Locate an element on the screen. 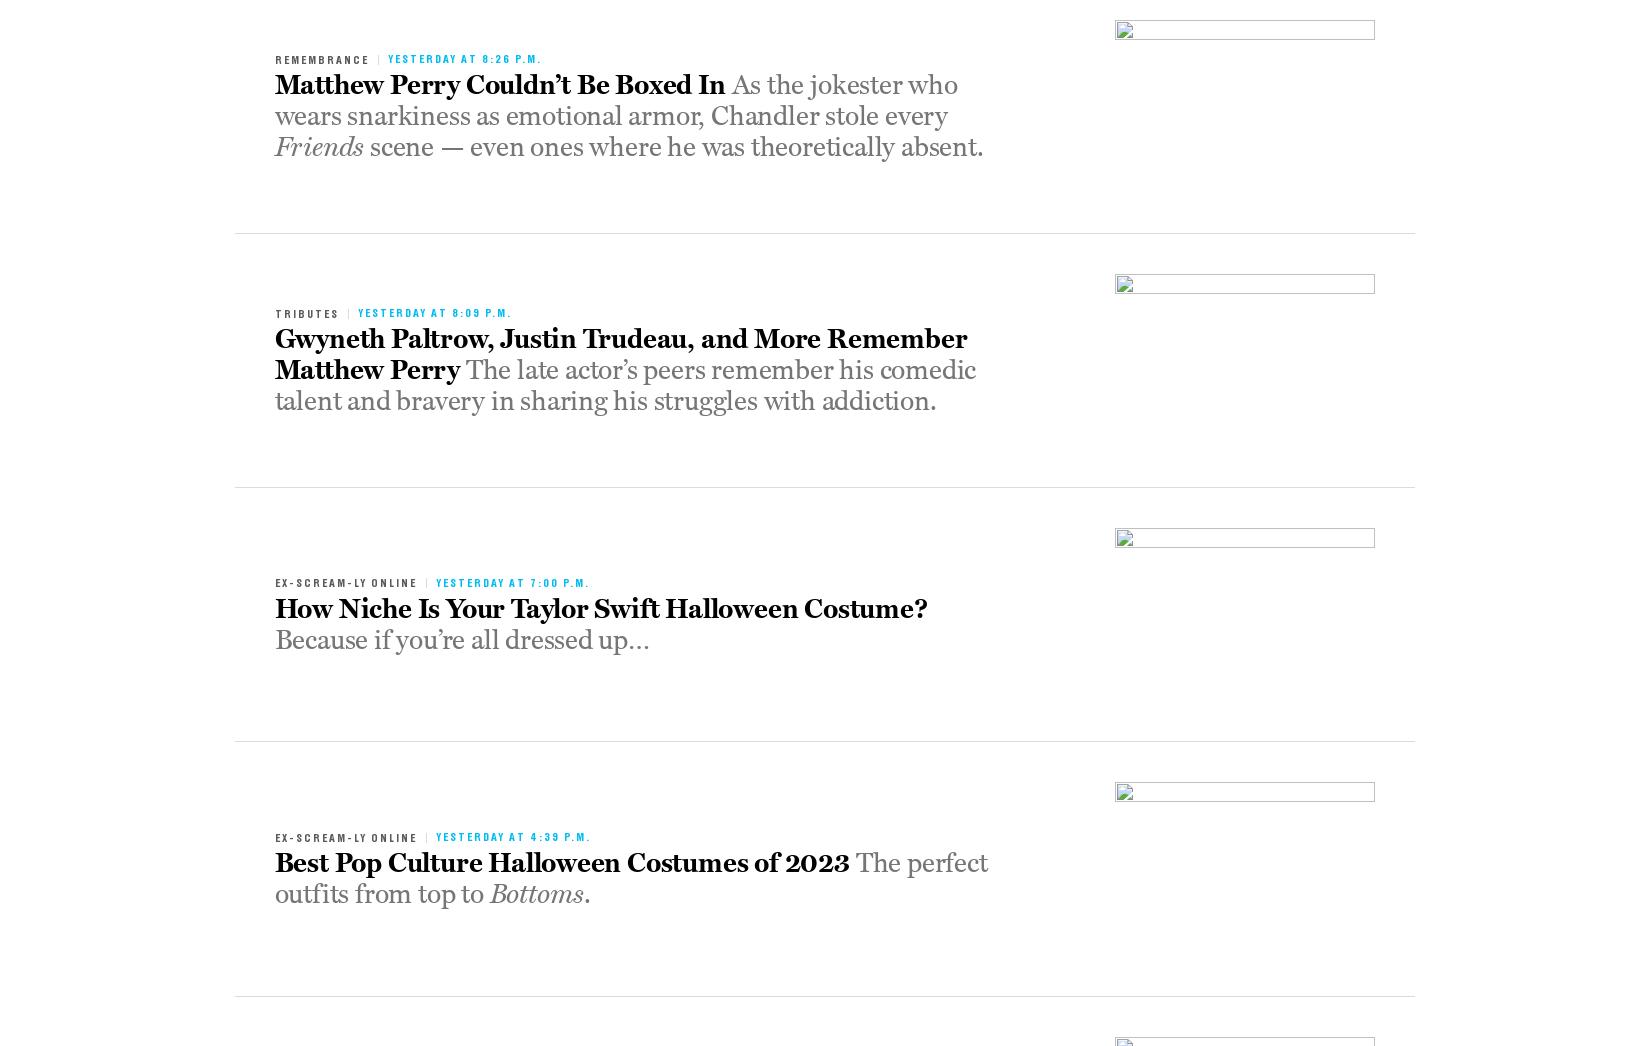 The height and width of the screenshot is (1046, 1649). 'How Niche Is Your Taylor Swift Halloween Costume?' is located at coordinates (274, 609).